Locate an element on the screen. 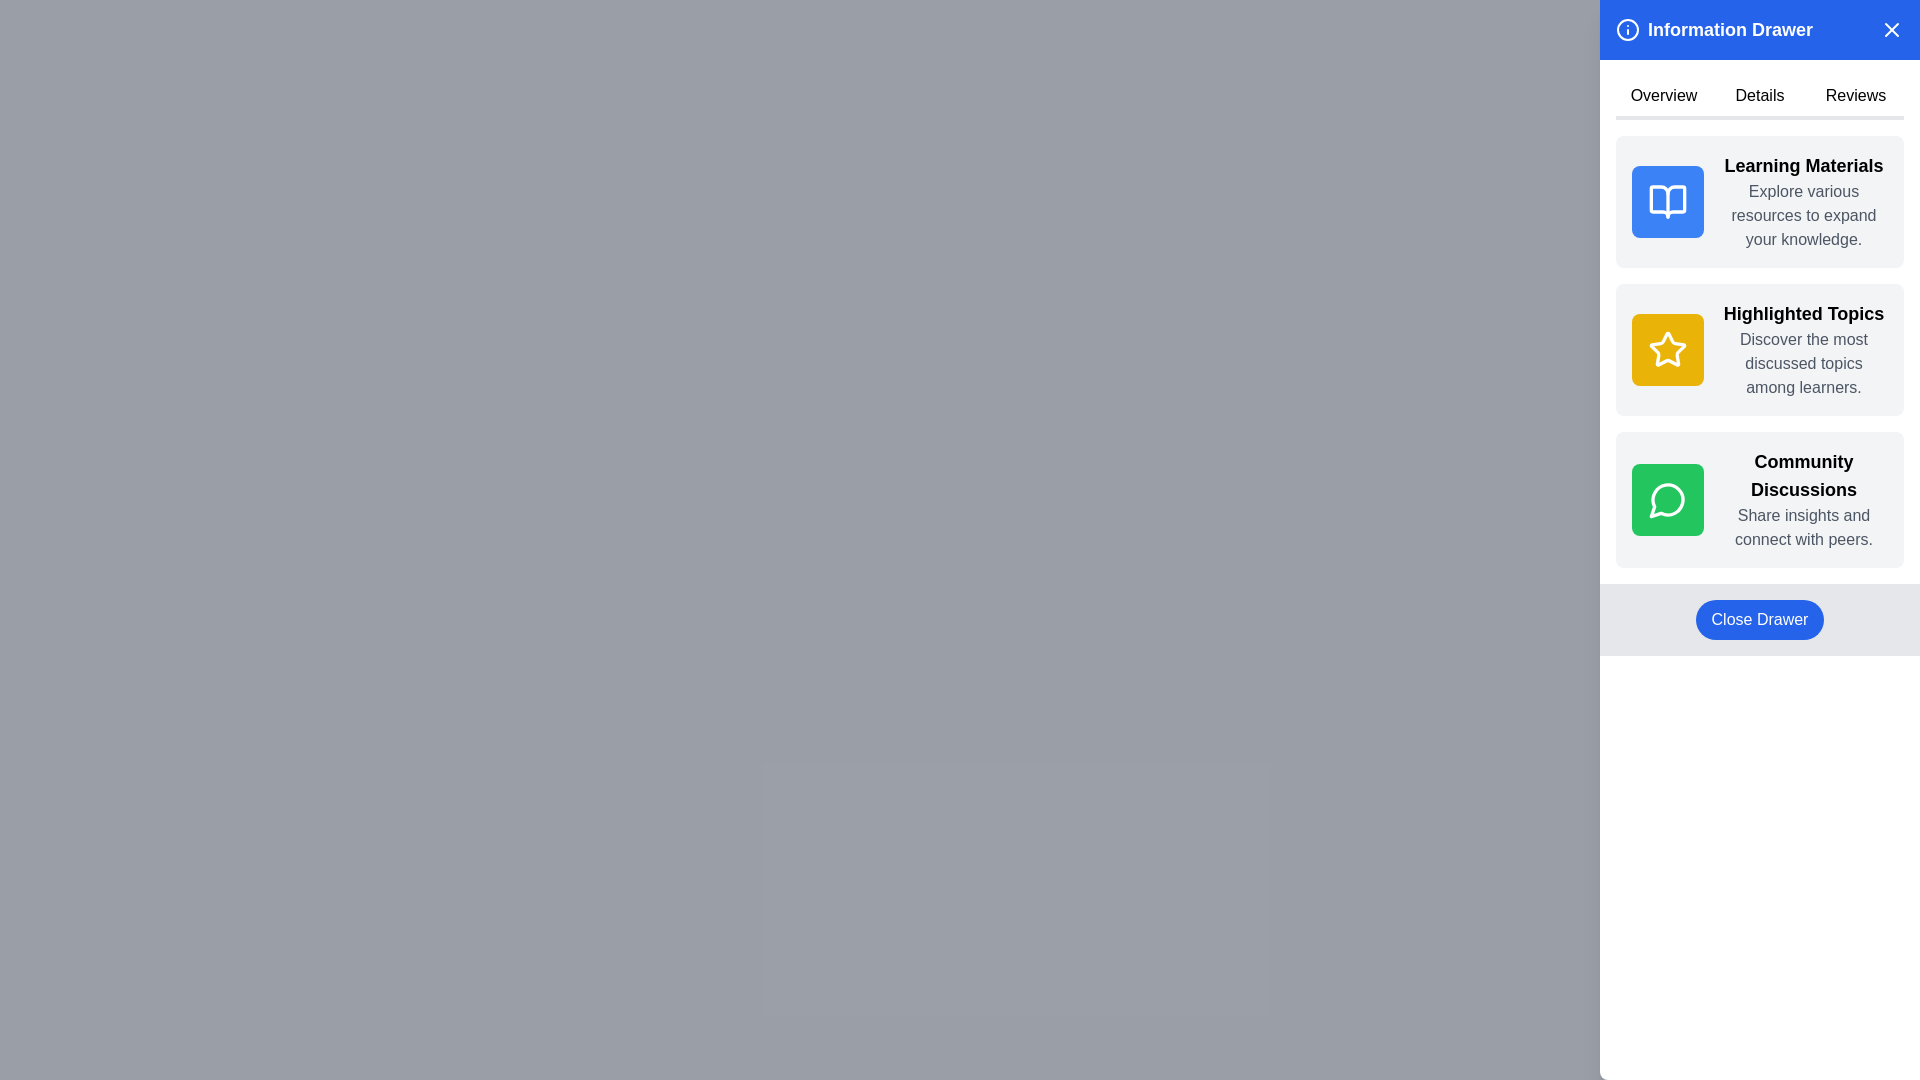 The height and width of the screenshot is (1080, 1920). the button with rounded edges and a blue background labeled 'Close Drawer' is located at coordinates (1760, 619).